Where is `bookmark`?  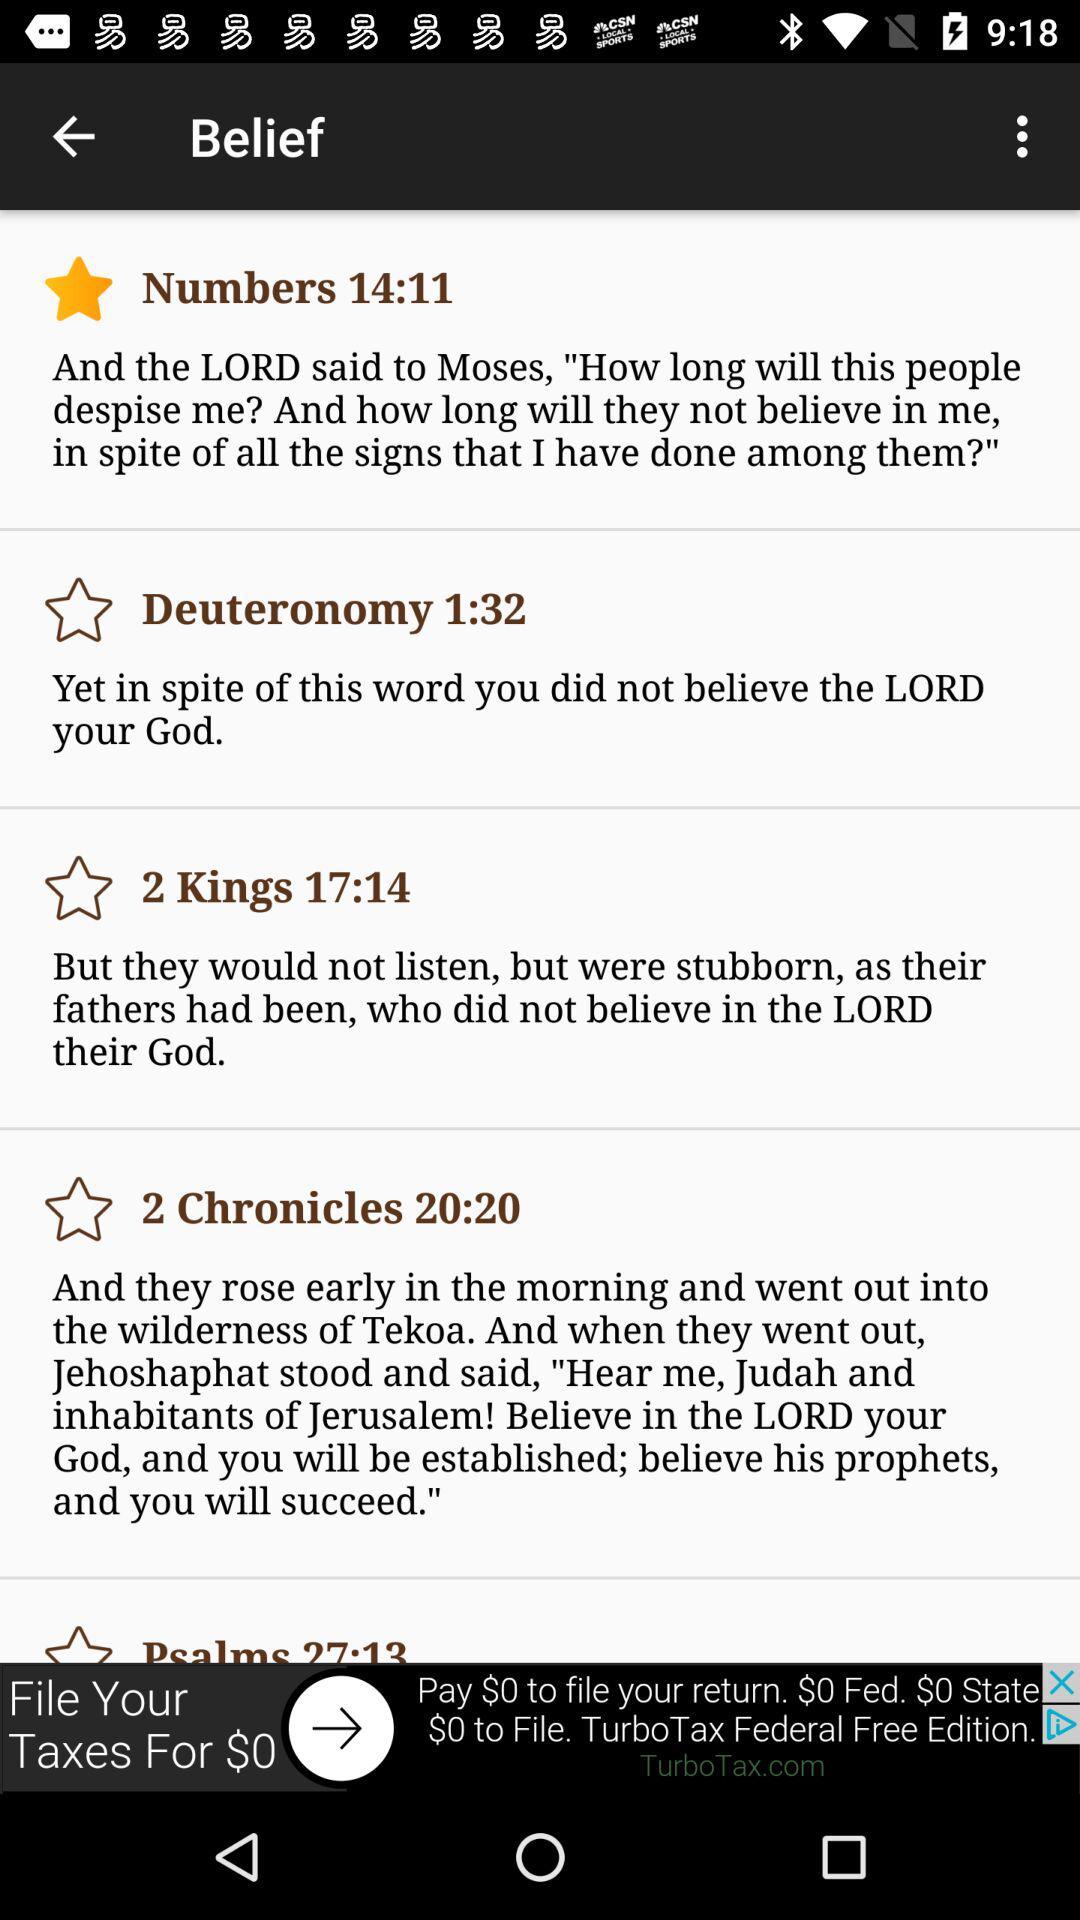 bookmark is located at coordinates (77, 287).